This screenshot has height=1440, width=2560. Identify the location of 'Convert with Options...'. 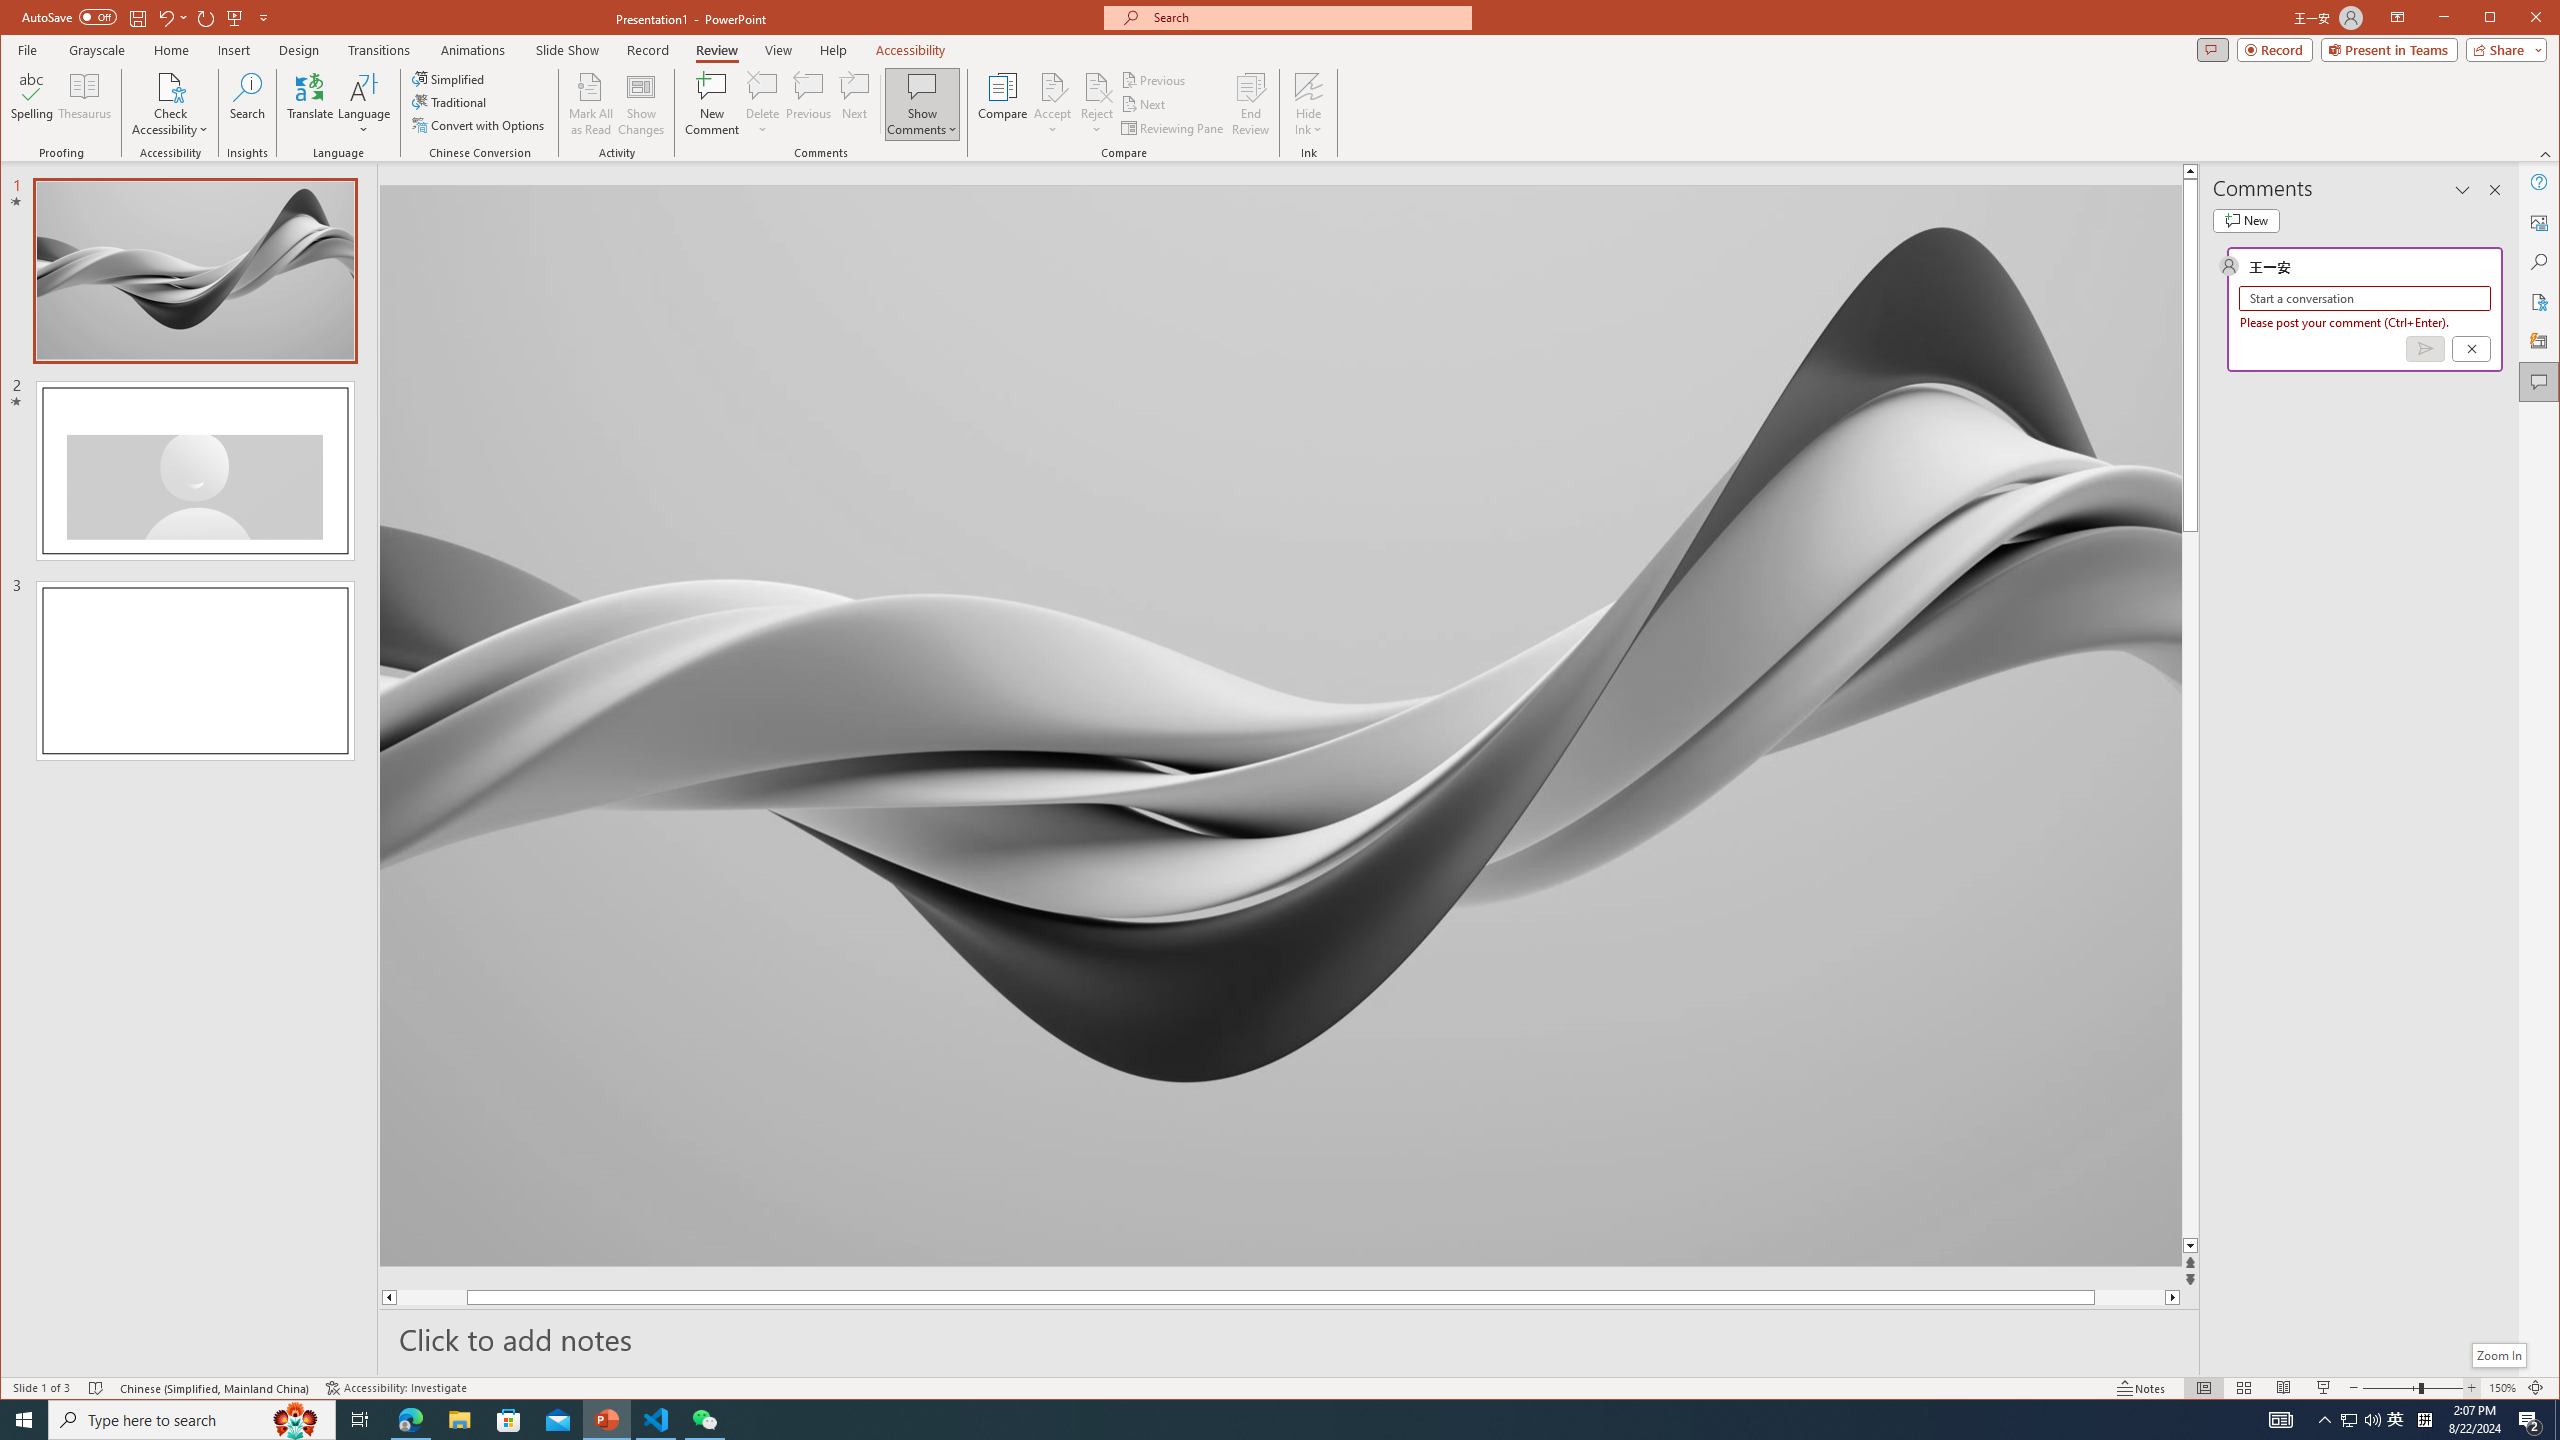
(480, 125).